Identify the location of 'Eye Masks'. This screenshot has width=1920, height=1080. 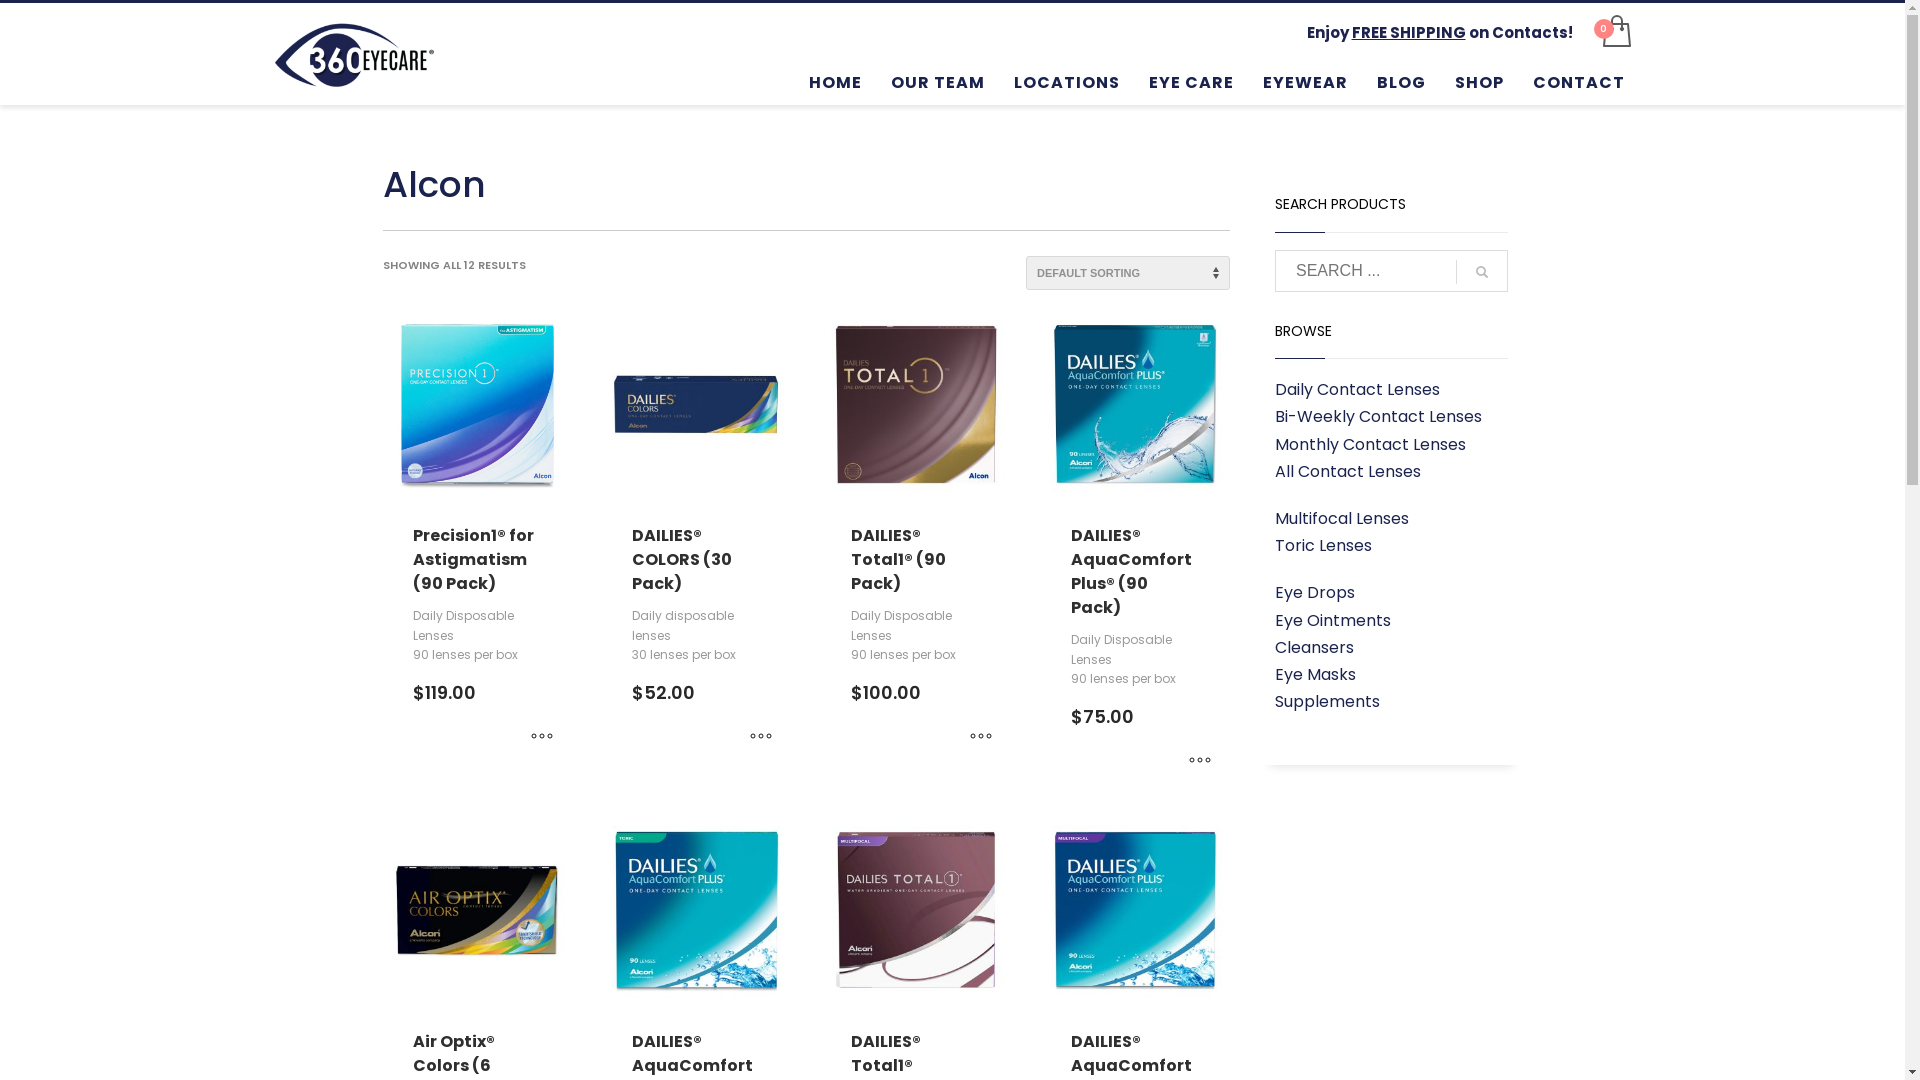
(1315, 674).